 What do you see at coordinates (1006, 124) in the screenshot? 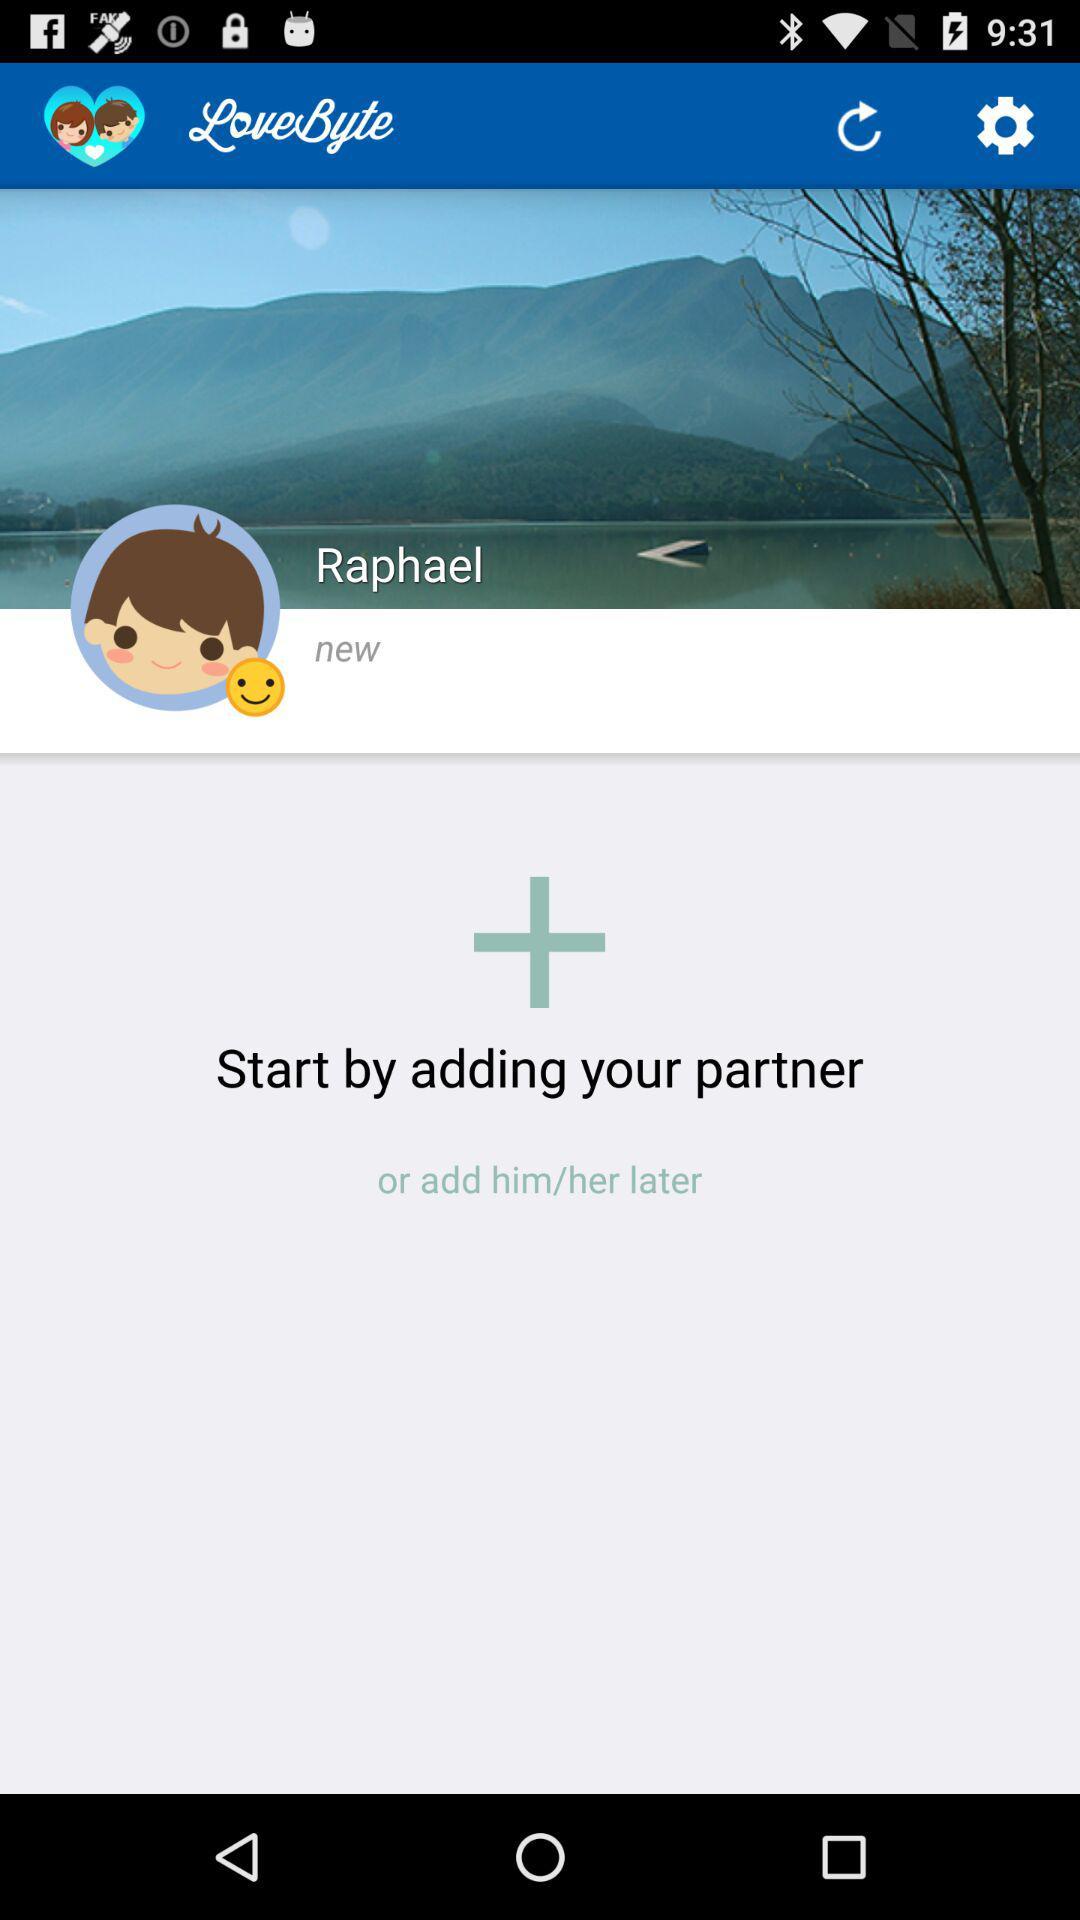
I see `it is for going into settings` at bounding box center [1006, 124].